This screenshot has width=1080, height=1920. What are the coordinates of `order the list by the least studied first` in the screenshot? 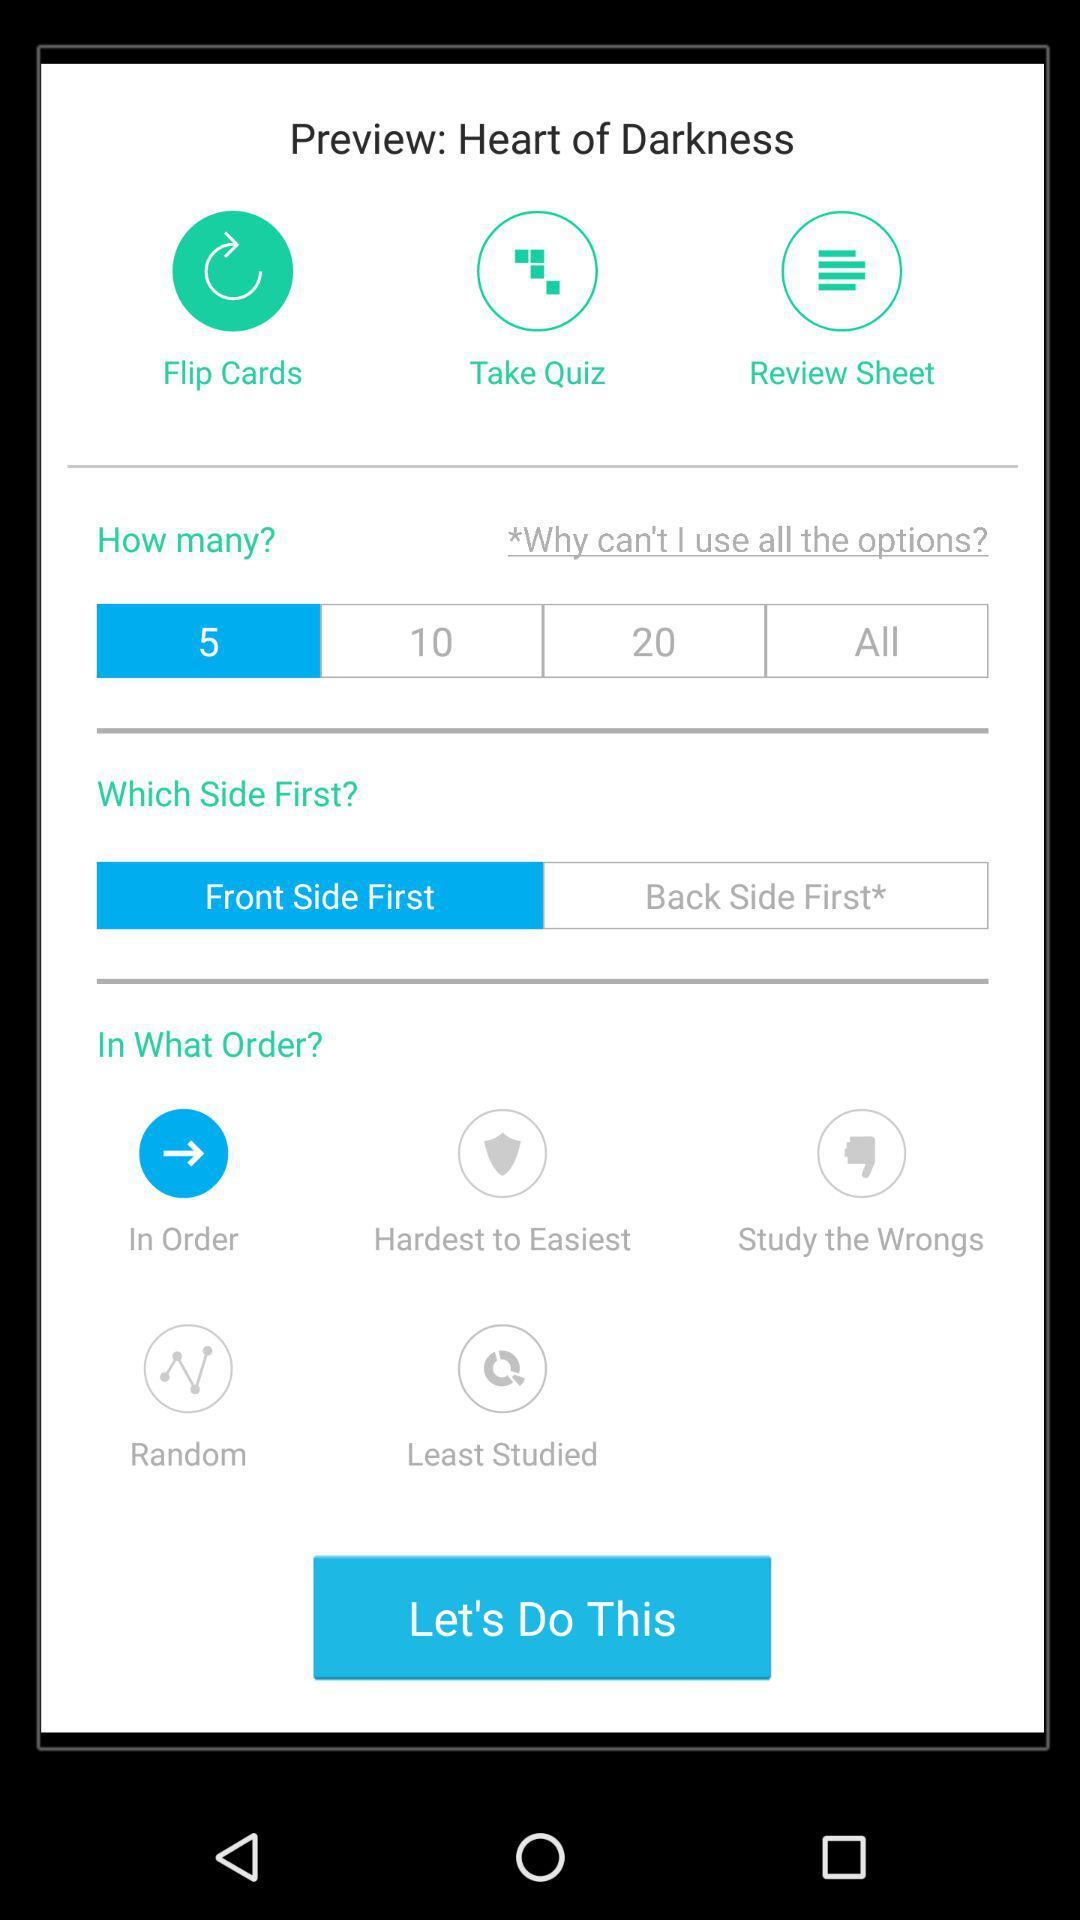 It's located at (501, 1367).